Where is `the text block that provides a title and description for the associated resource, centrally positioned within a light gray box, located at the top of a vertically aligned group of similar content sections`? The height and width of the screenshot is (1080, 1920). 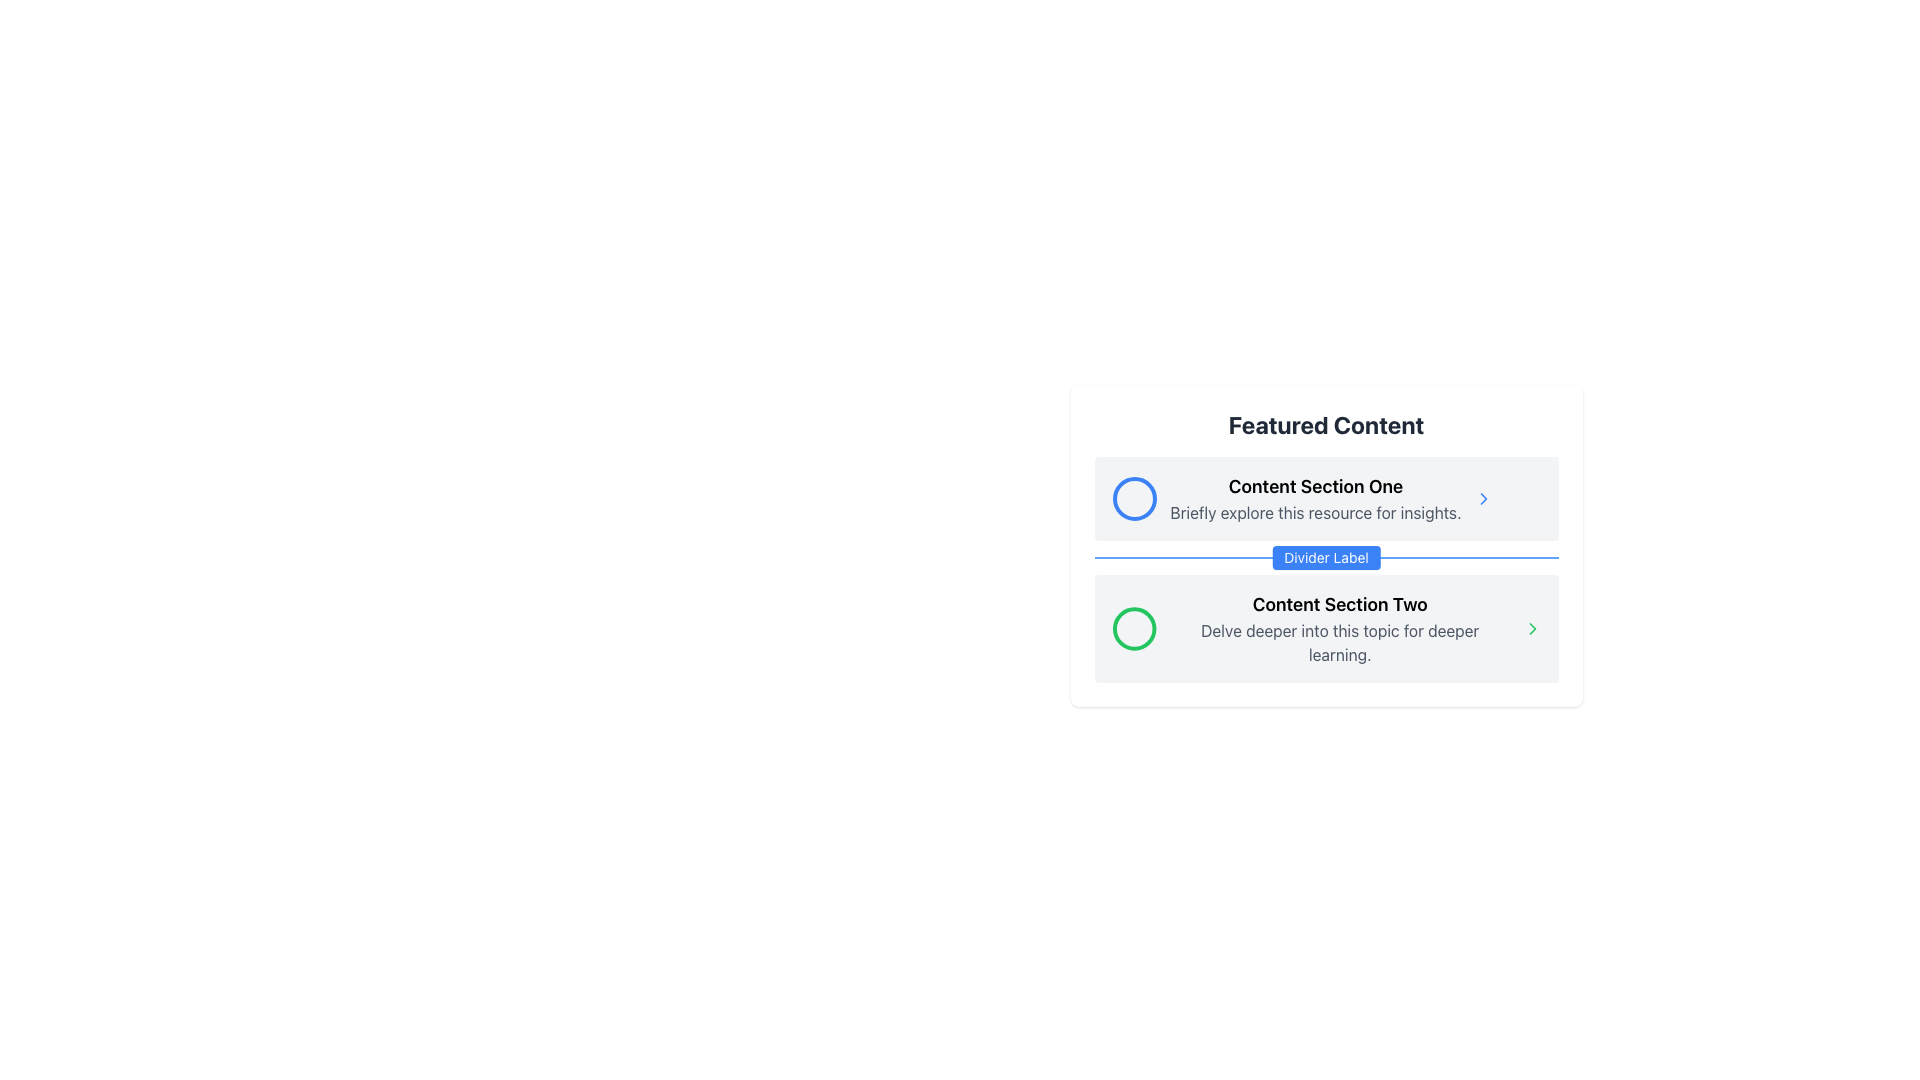
the text block that provides a title and description for the associated resource, centrally positioned within a light gray box, located at the top of a vertically aligned group of similar content sections is located at coordinates (1315, 497).